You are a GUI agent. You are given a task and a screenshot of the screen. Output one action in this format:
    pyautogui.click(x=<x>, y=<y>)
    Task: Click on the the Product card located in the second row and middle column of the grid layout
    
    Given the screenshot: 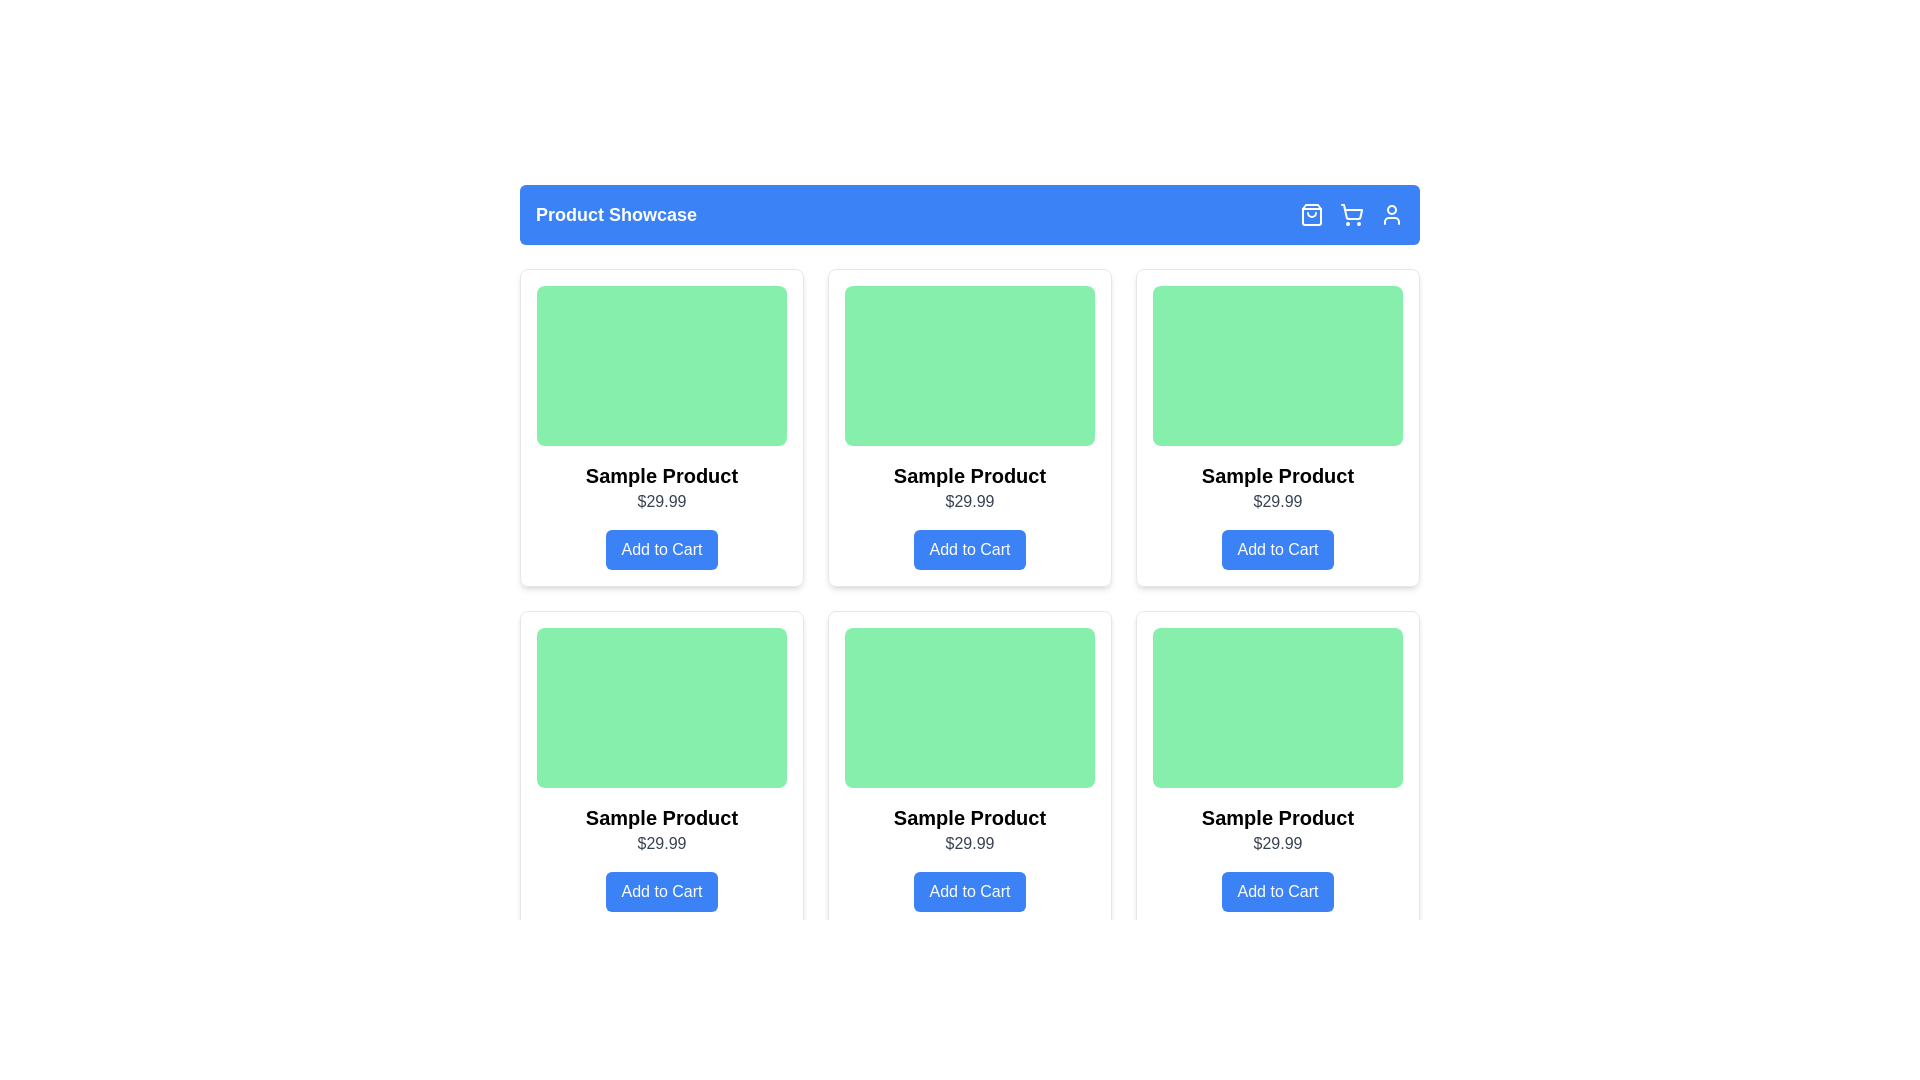 What is the action you would take?
    pyautogui.click(x=969, y=769)
    